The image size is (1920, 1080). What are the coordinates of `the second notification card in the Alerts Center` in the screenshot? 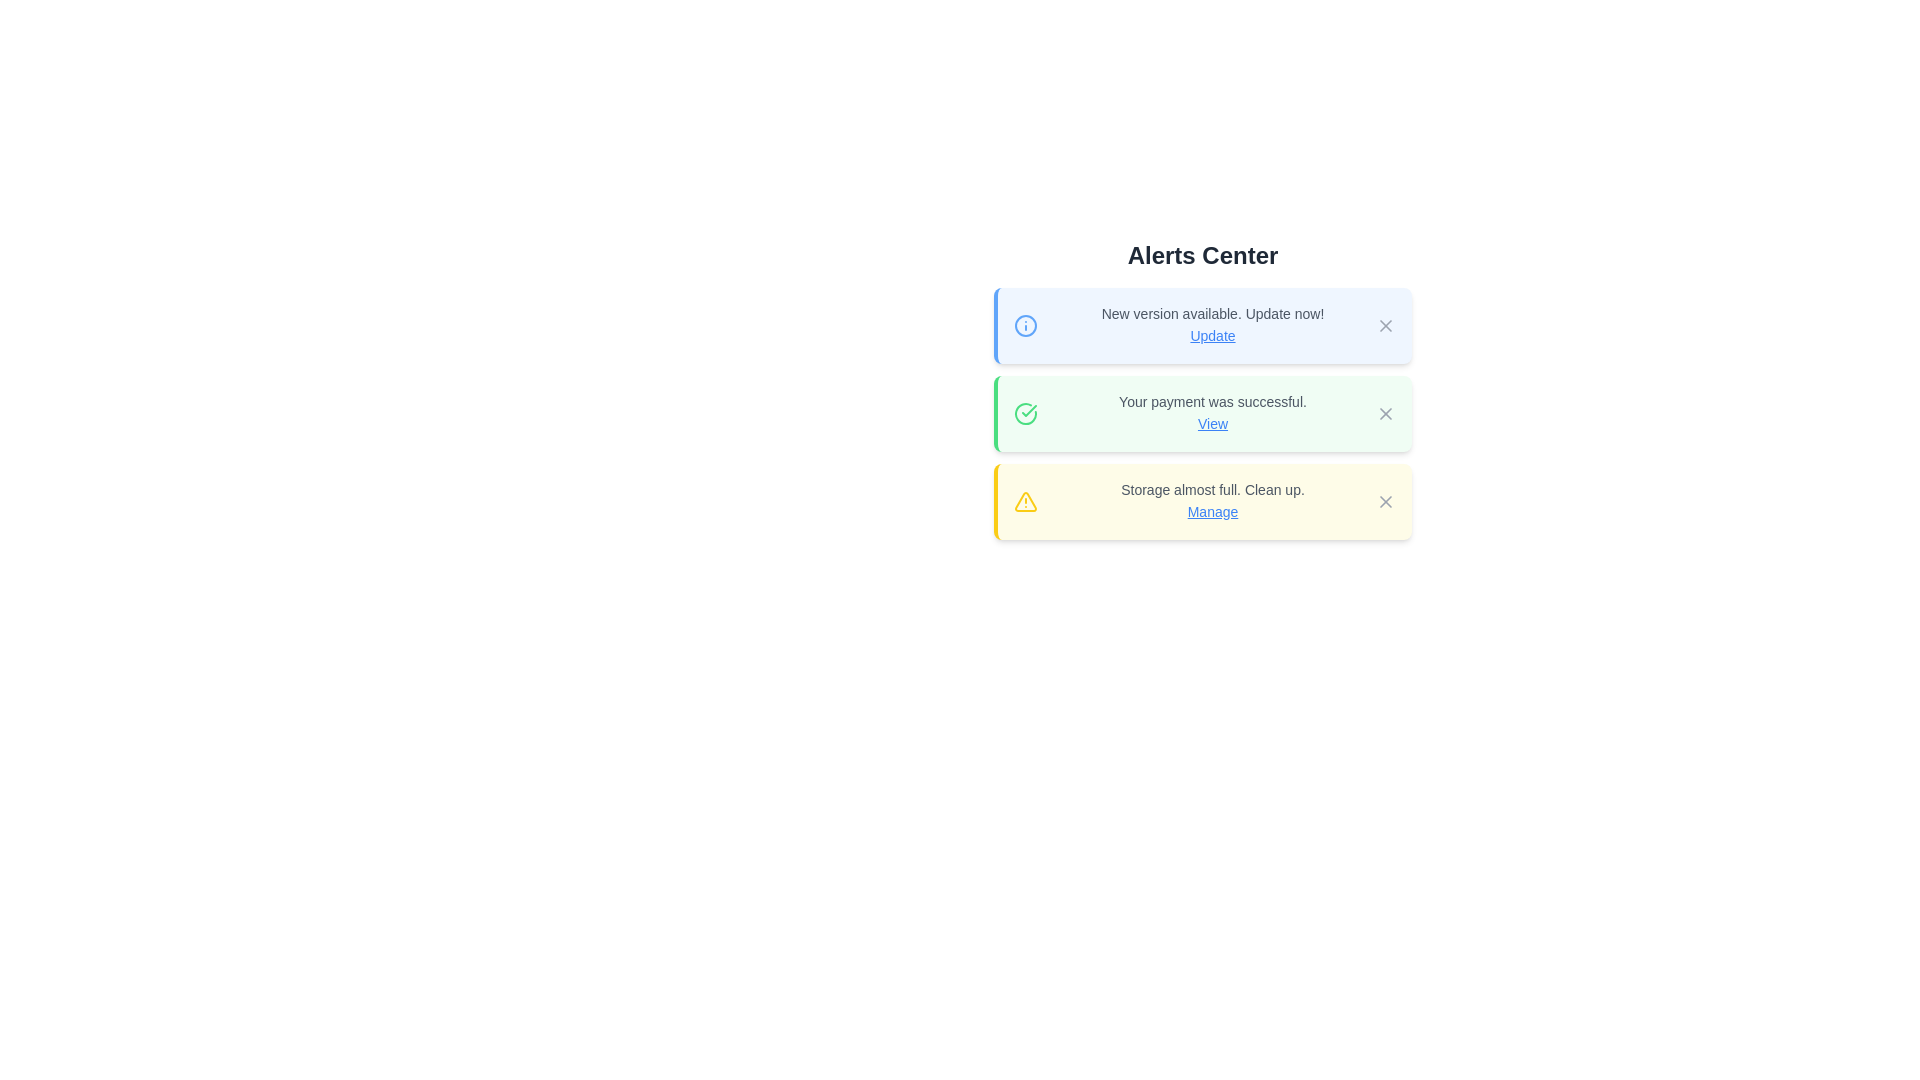 It's located at (1202, 389).